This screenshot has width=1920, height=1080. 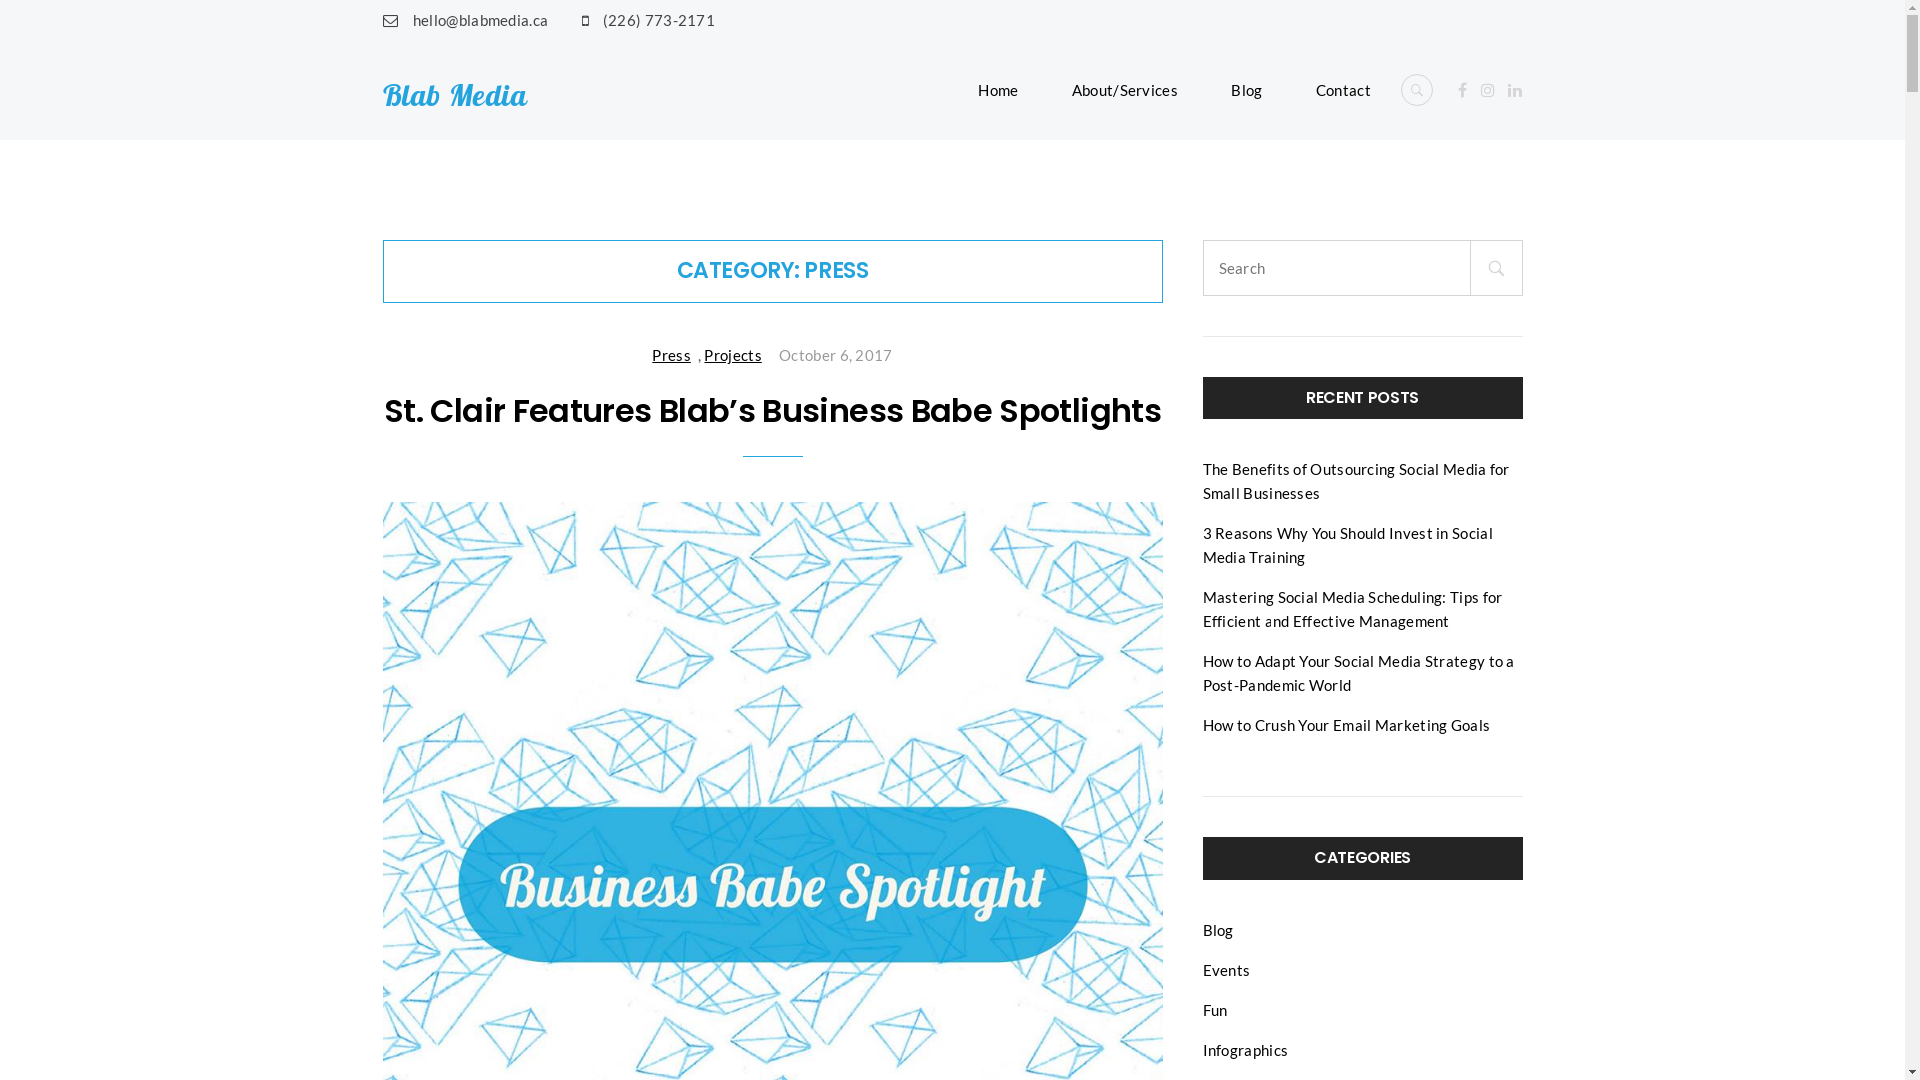 What do you see at coordinates (1045, 88) in the screenshot?
I see `'About/Services'` at bounding box center [1045, 88].